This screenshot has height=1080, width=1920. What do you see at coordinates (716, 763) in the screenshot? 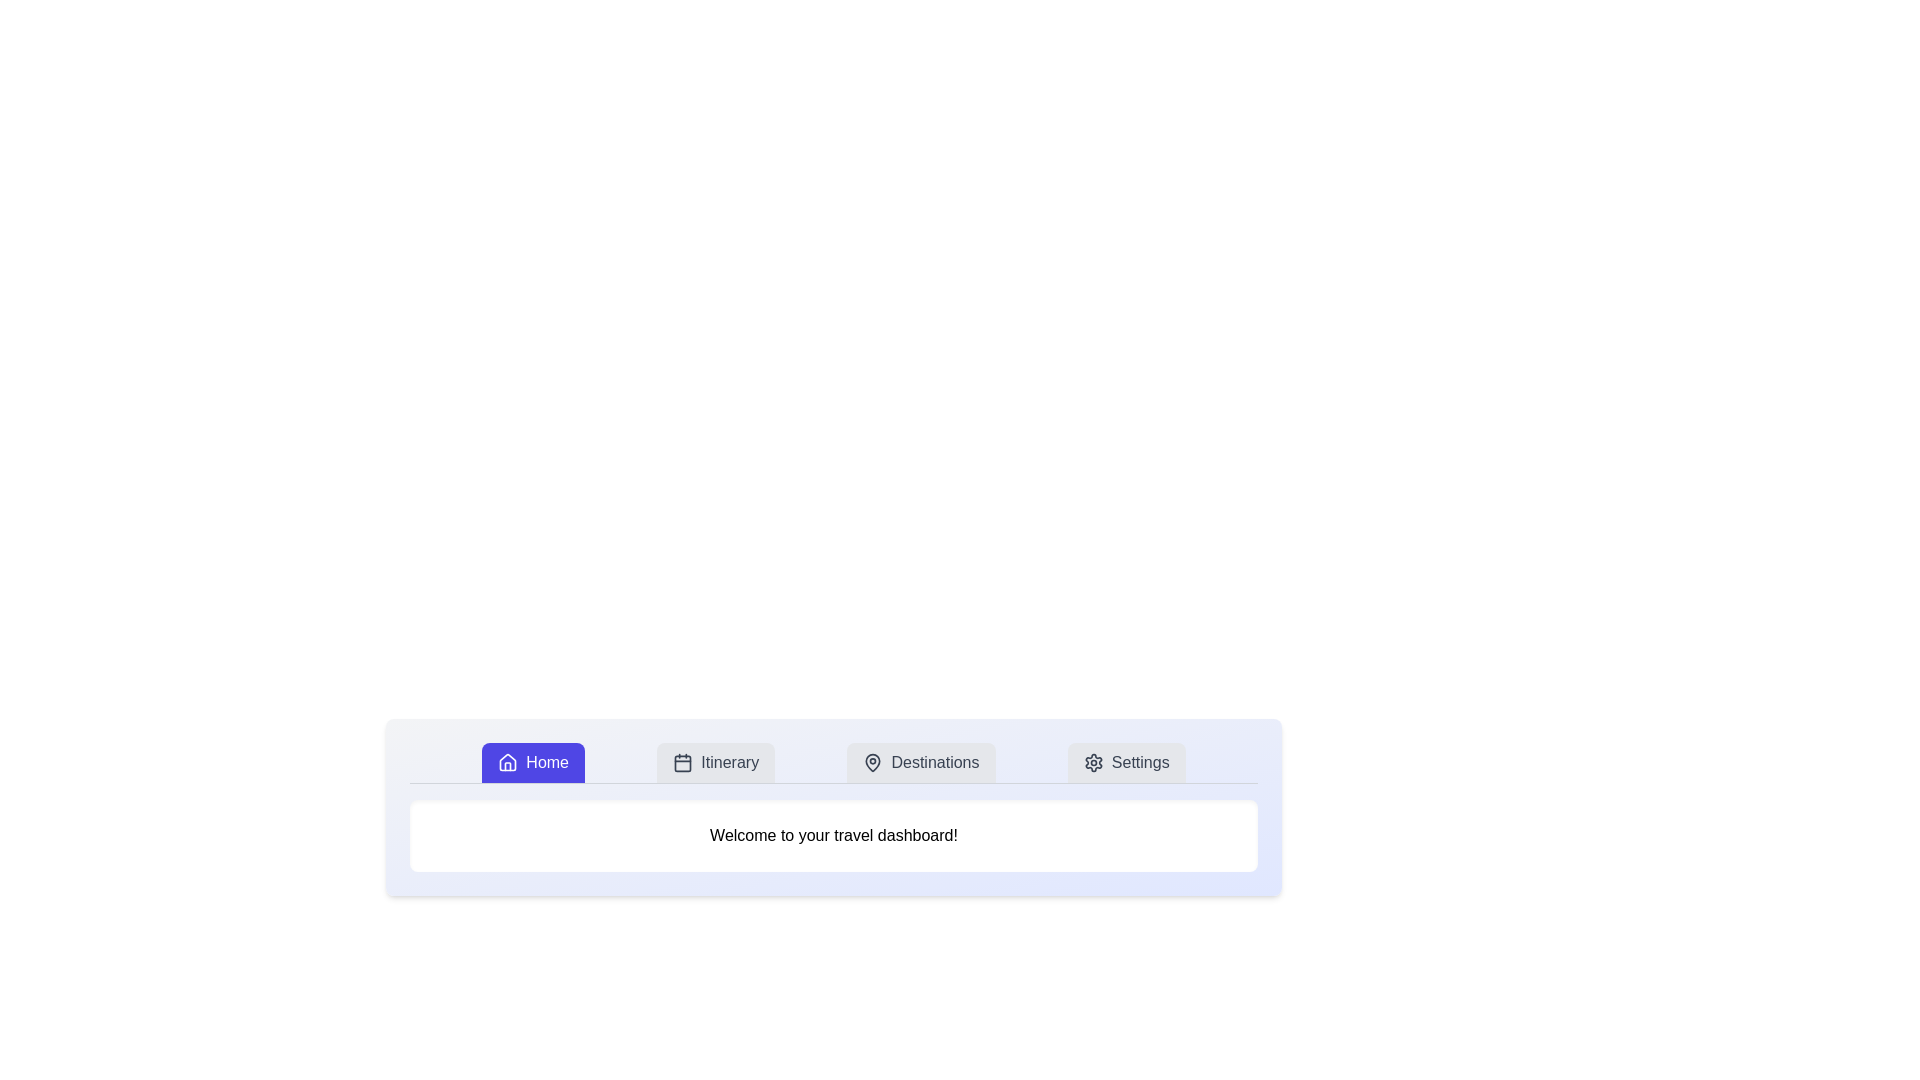
I see `the 'Itinerary' button, which has a light gray background, dark gray text, and a calendar icon` at bounding box center [716, 763].